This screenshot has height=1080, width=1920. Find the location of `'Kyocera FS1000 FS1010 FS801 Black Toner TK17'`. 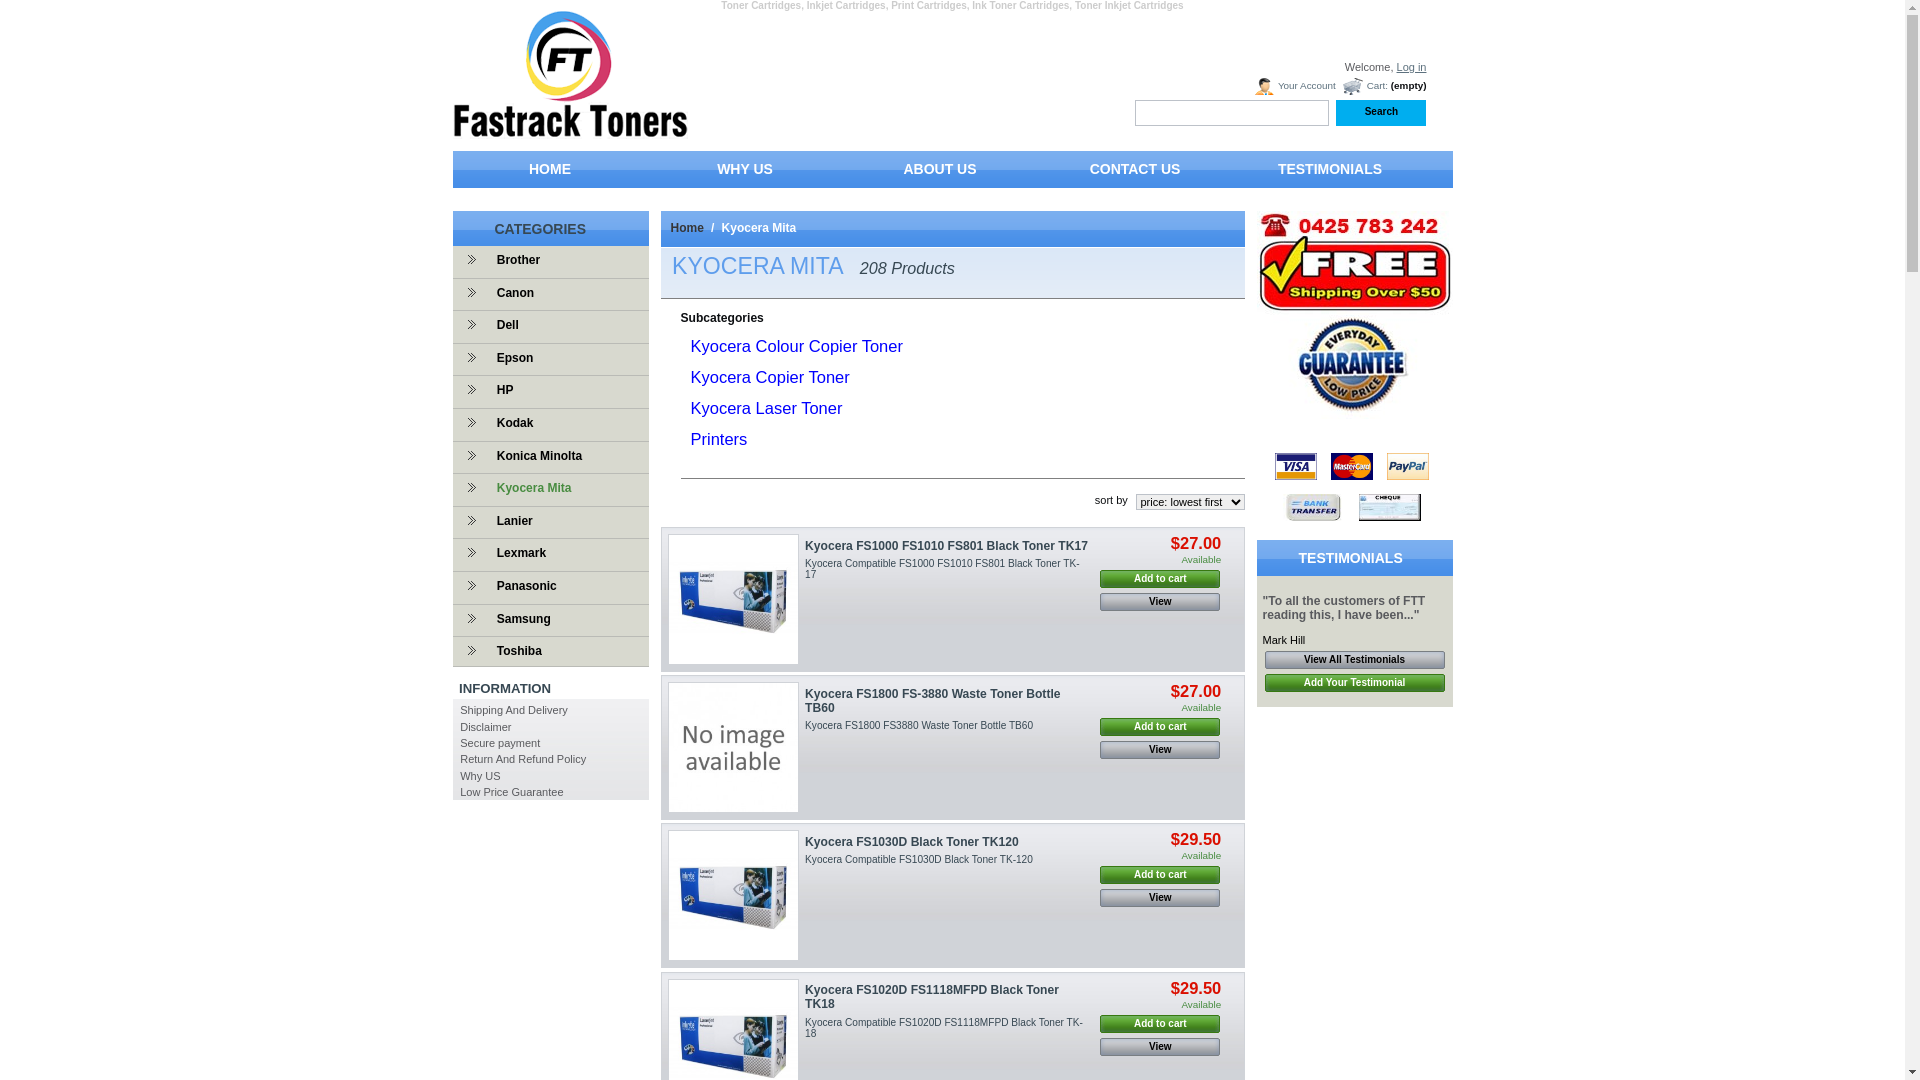

'Kyocera FS1000 FS1010 FS801 Black Toner TK17' is located at coordinates (732, 598).